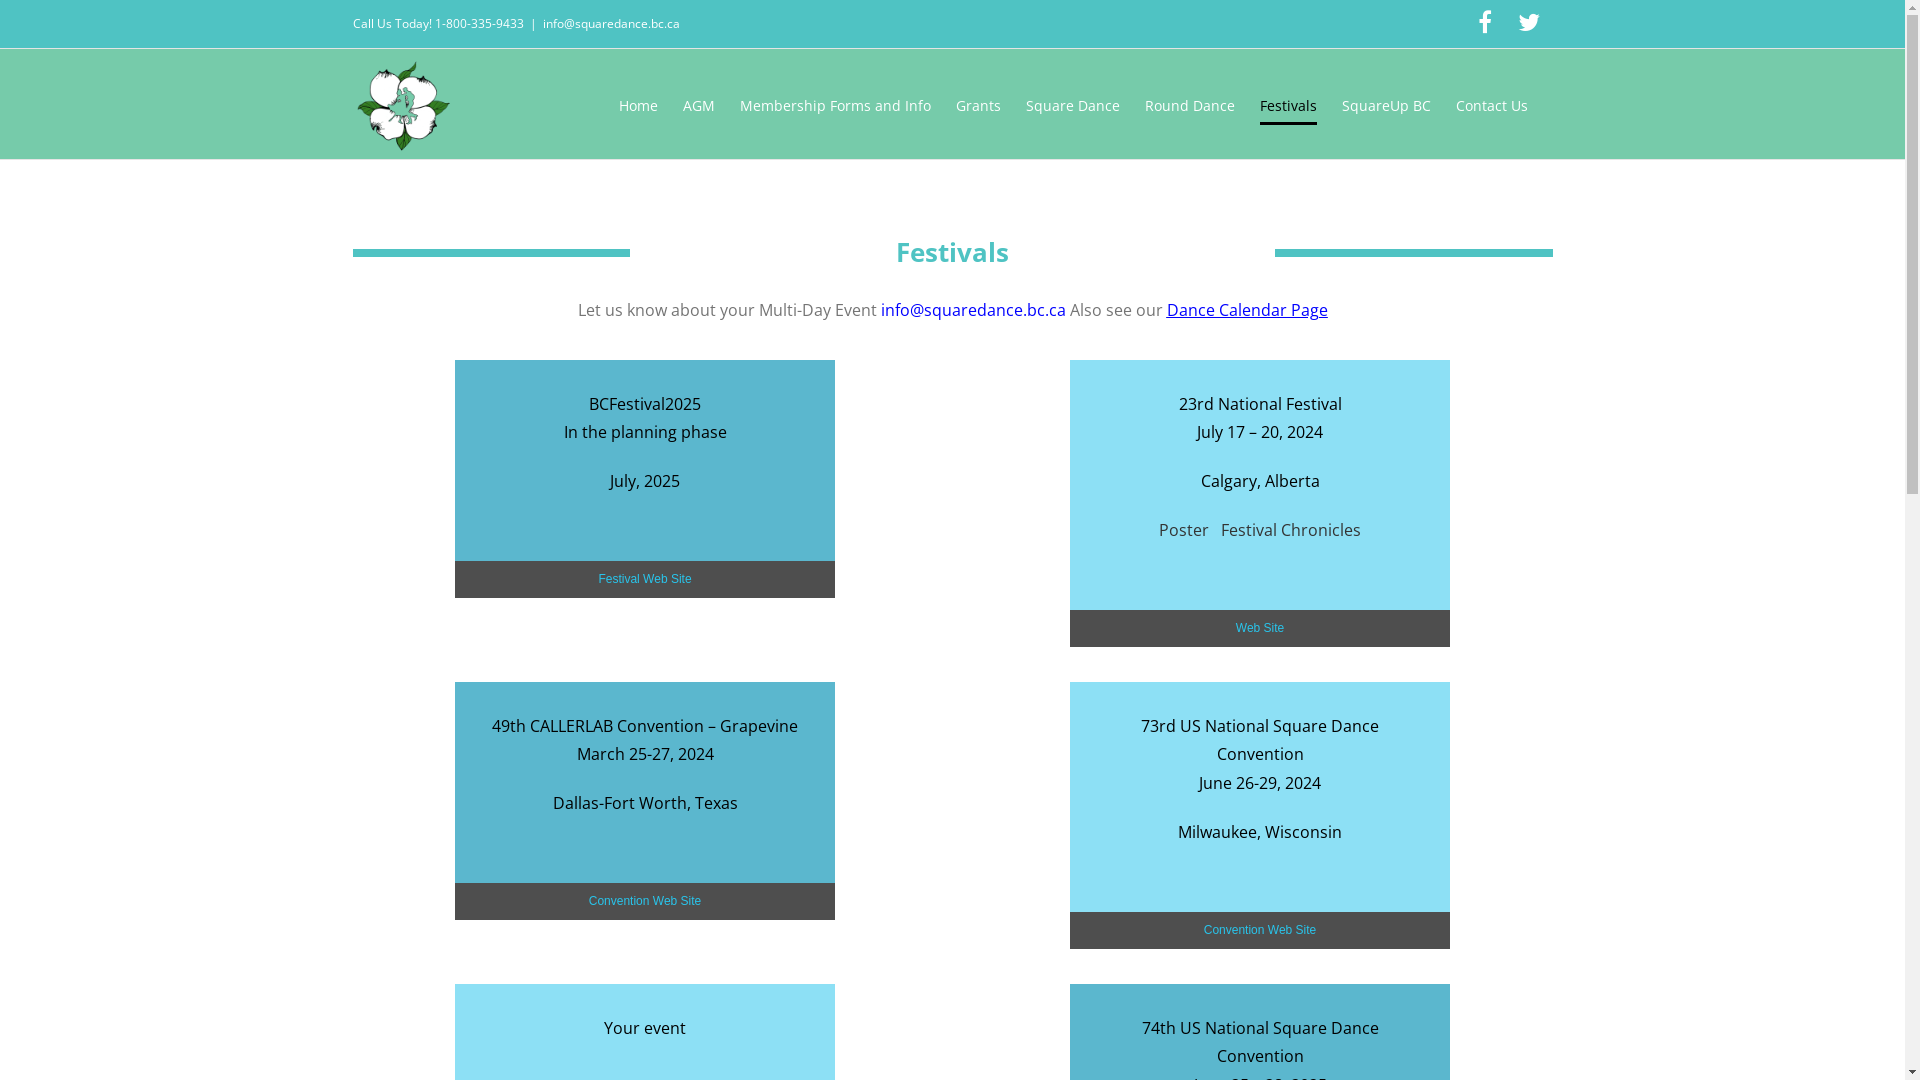  What do you see at coordinates (1492, 105) in the screenshot?
I see `'Contact Us'` at bounding box center [1492, 105].